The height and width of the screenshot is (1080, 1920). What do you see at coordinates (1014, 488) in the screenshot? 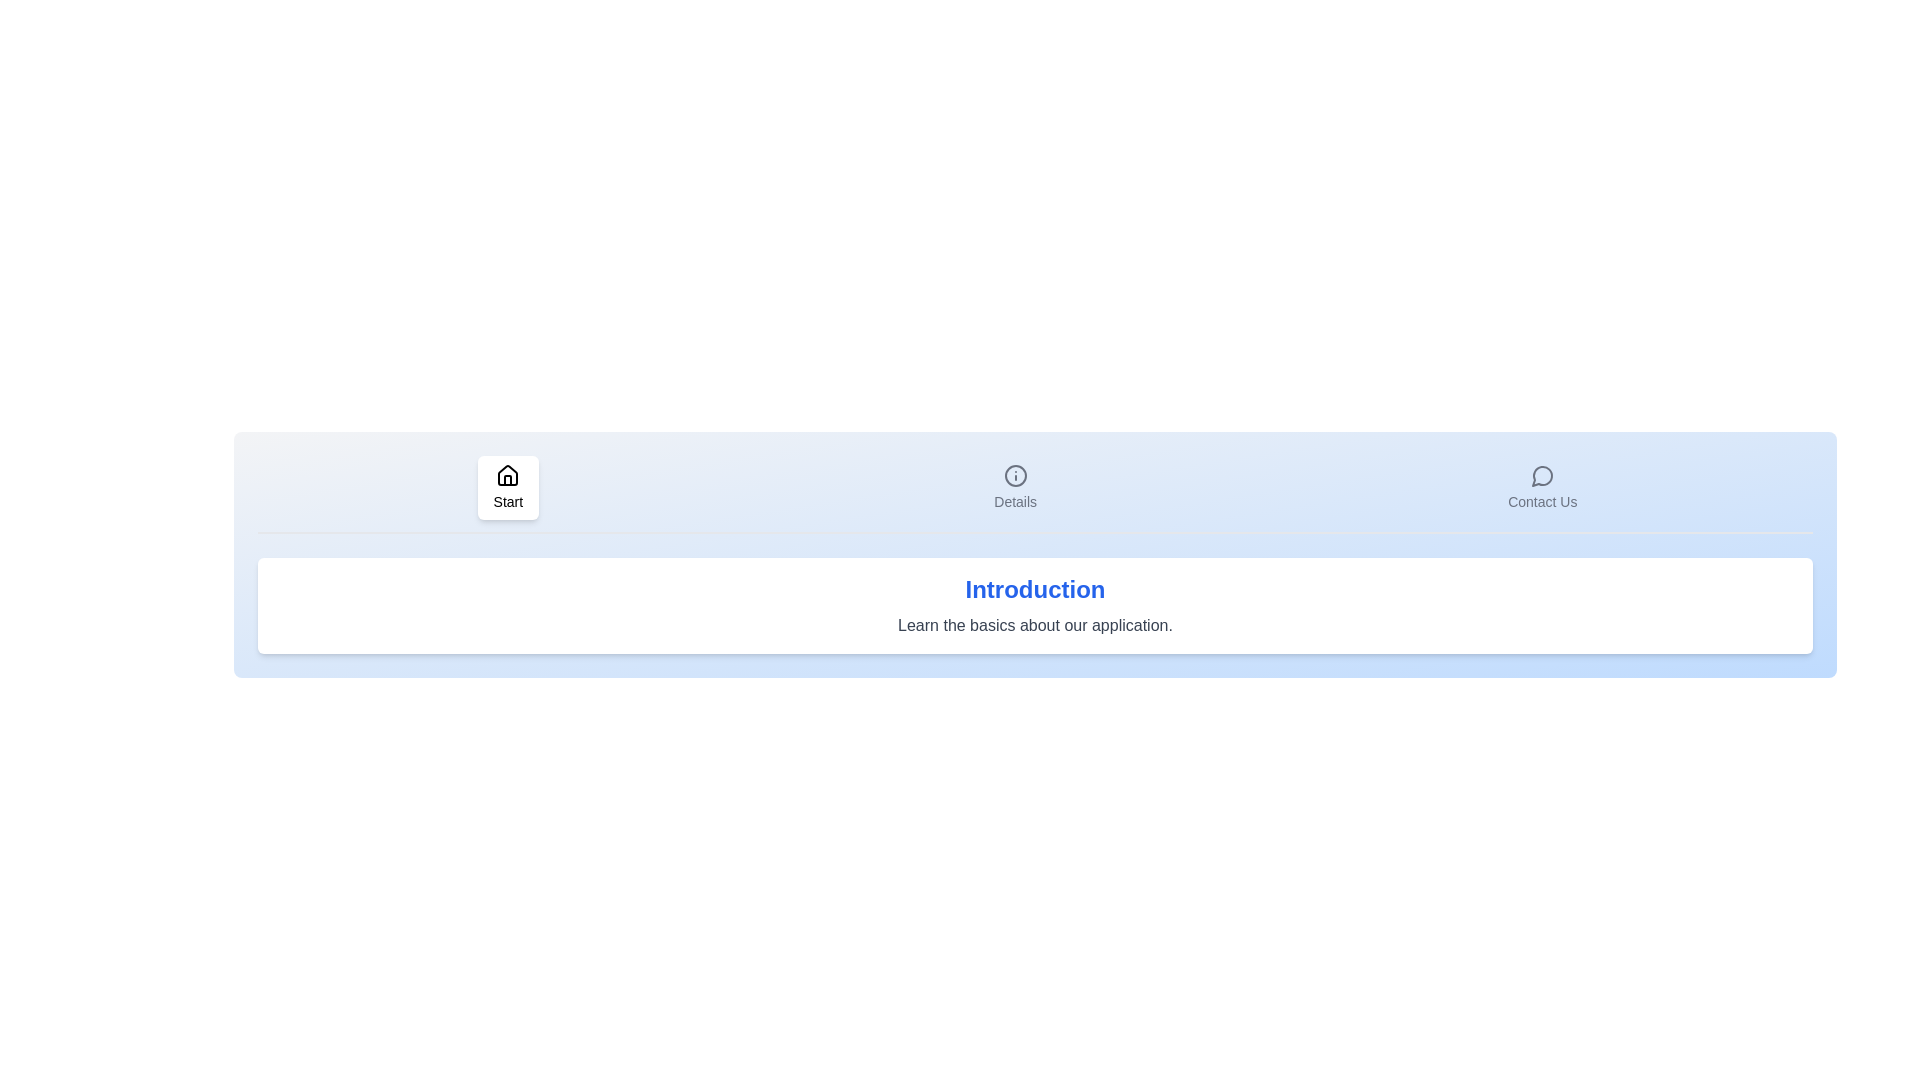
I see `the Details tab by clicking its respective button` at bounding box center [1014, 488].